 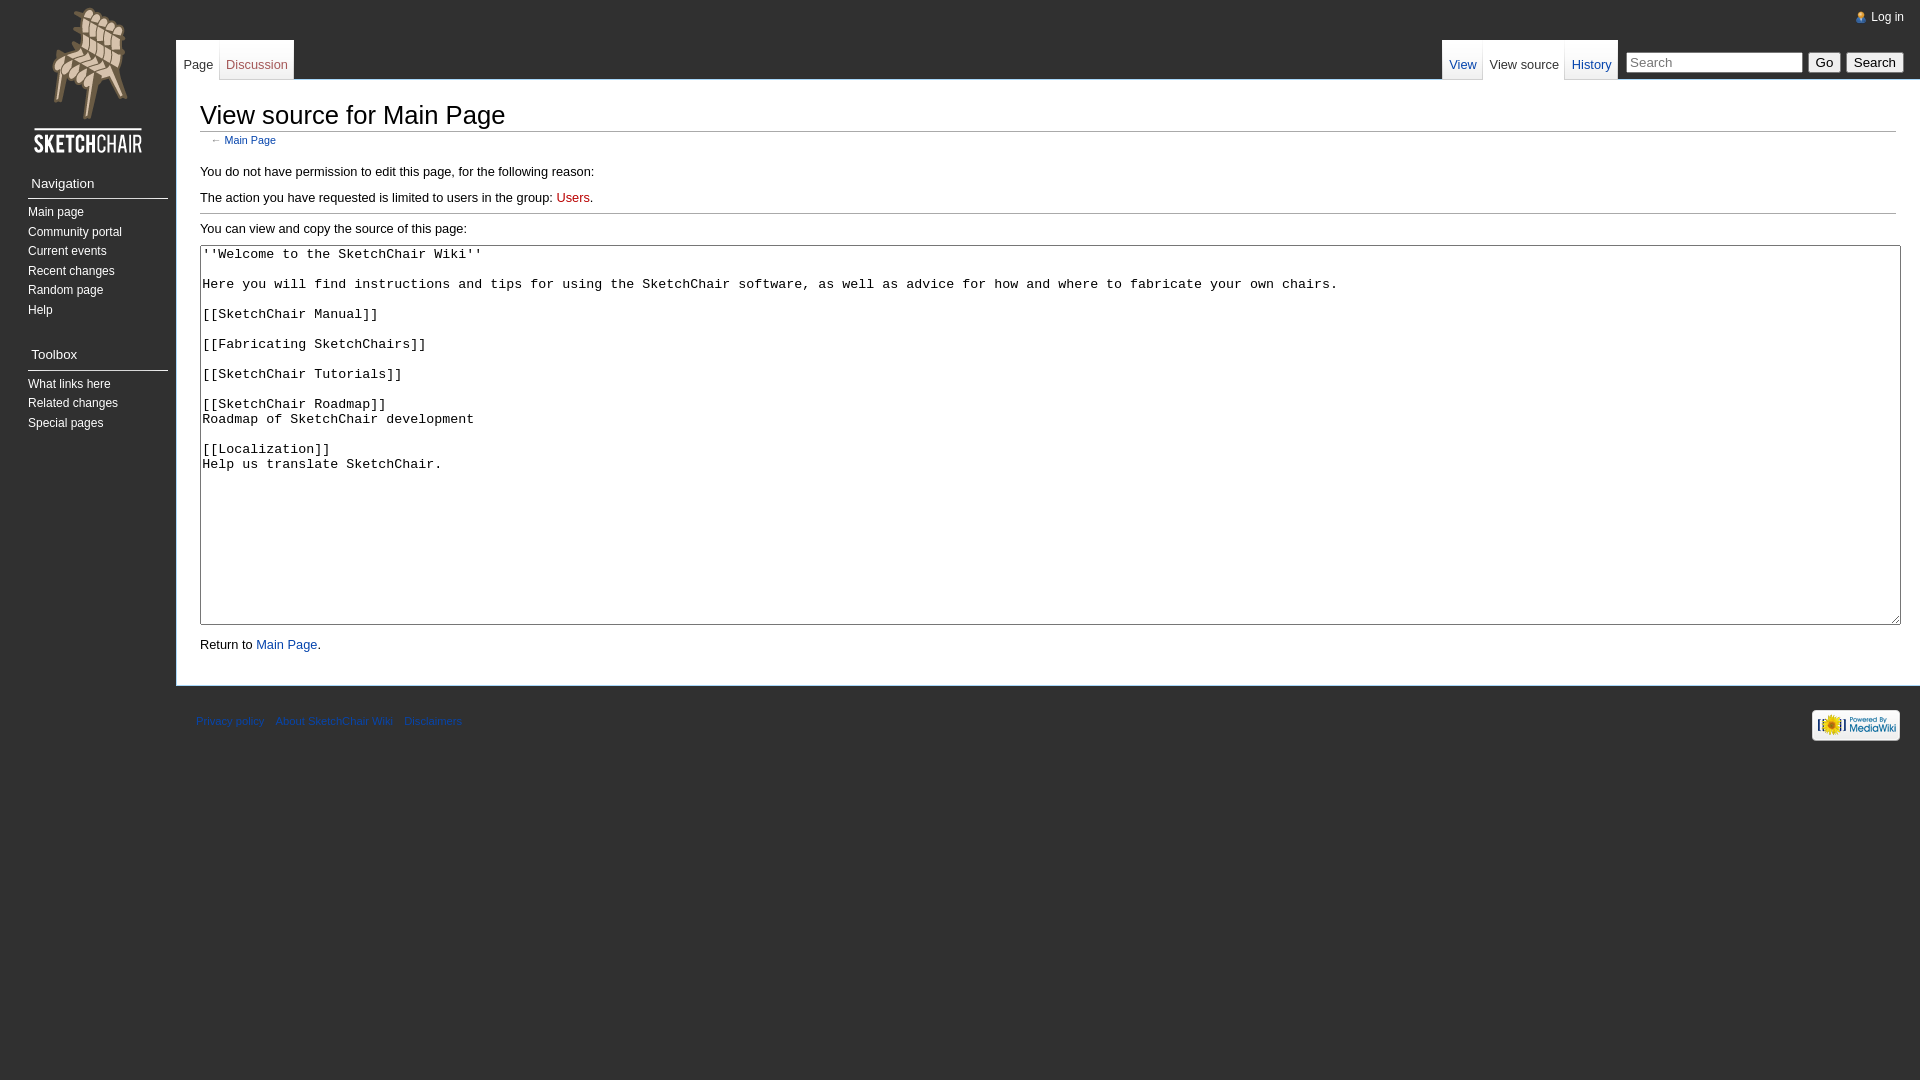 What do you see at coordinates (67, 249) in the screenshot?
I see `'Current events'` at bounding box center [67, 249].